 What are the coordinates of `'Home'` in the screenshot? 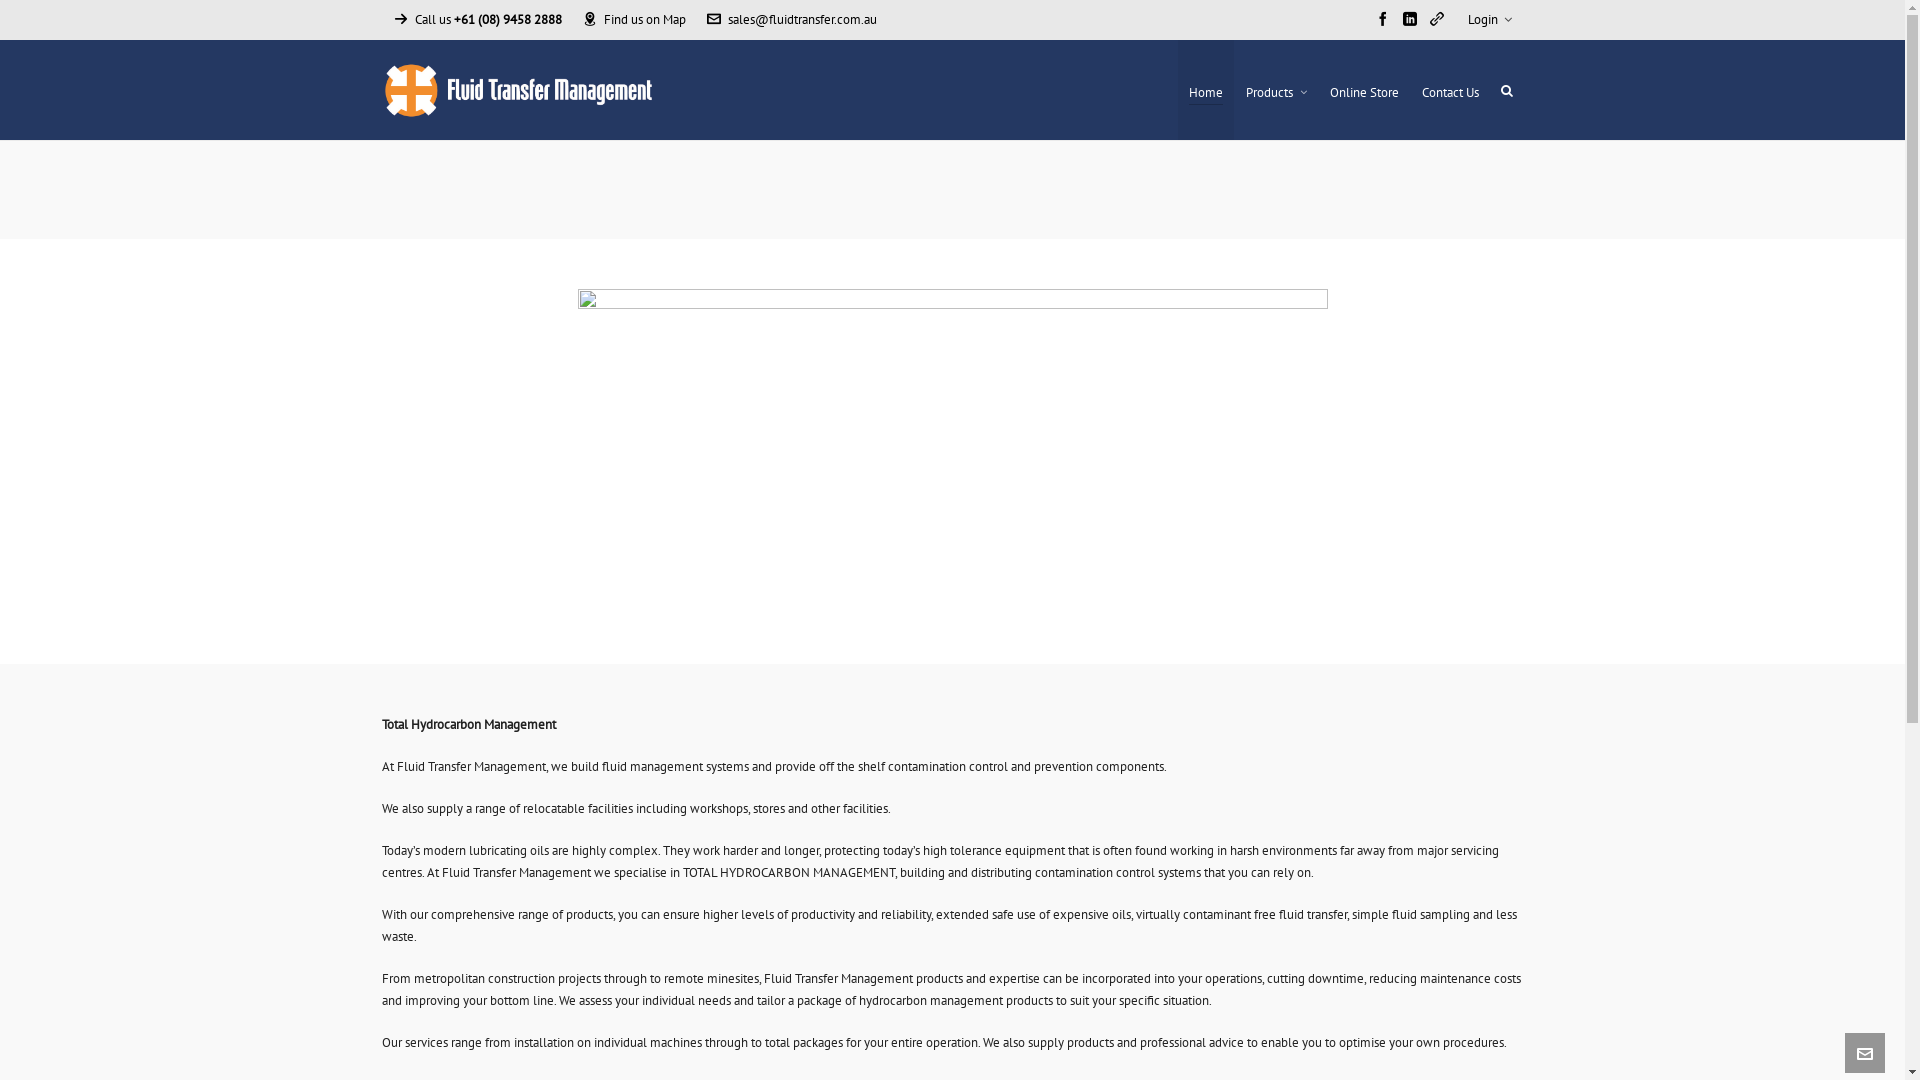 It's located at (1204, 88).